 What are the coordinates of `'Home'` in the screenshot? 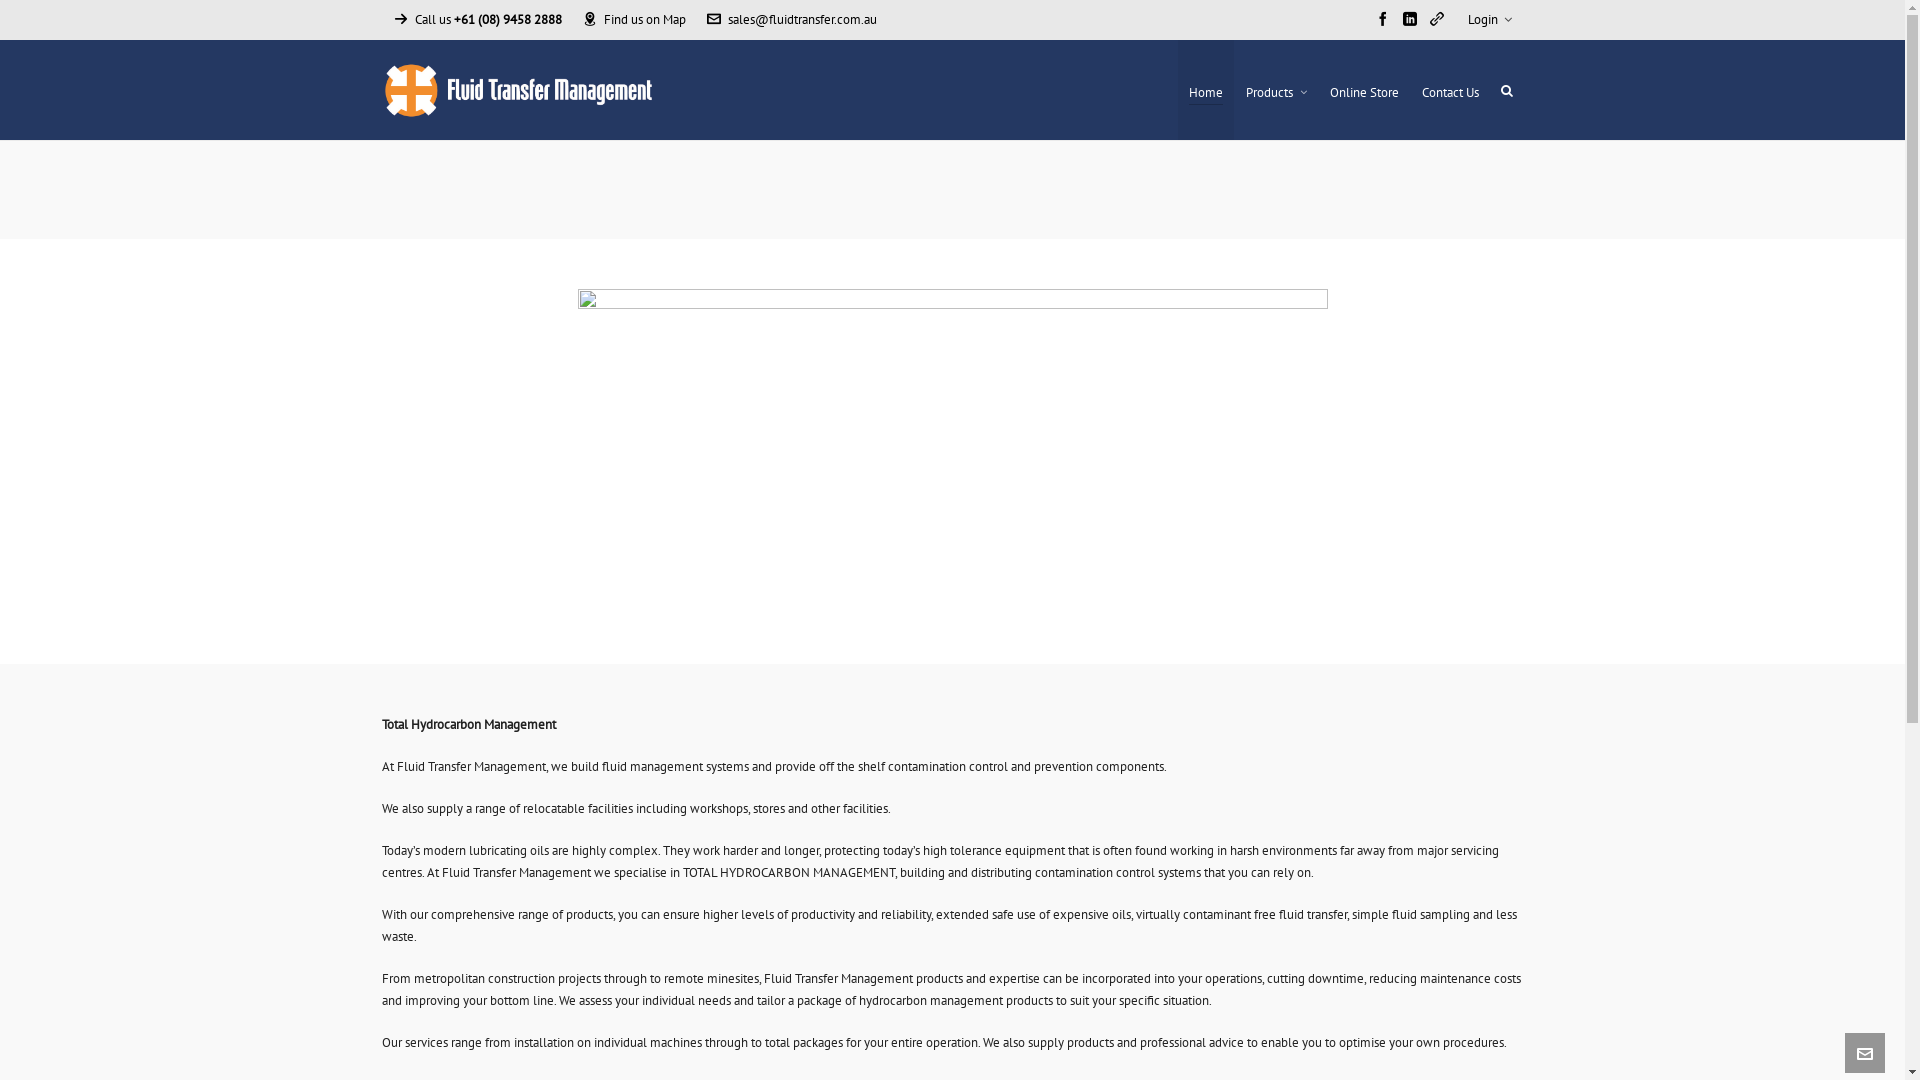 It's located at (1204, 88).